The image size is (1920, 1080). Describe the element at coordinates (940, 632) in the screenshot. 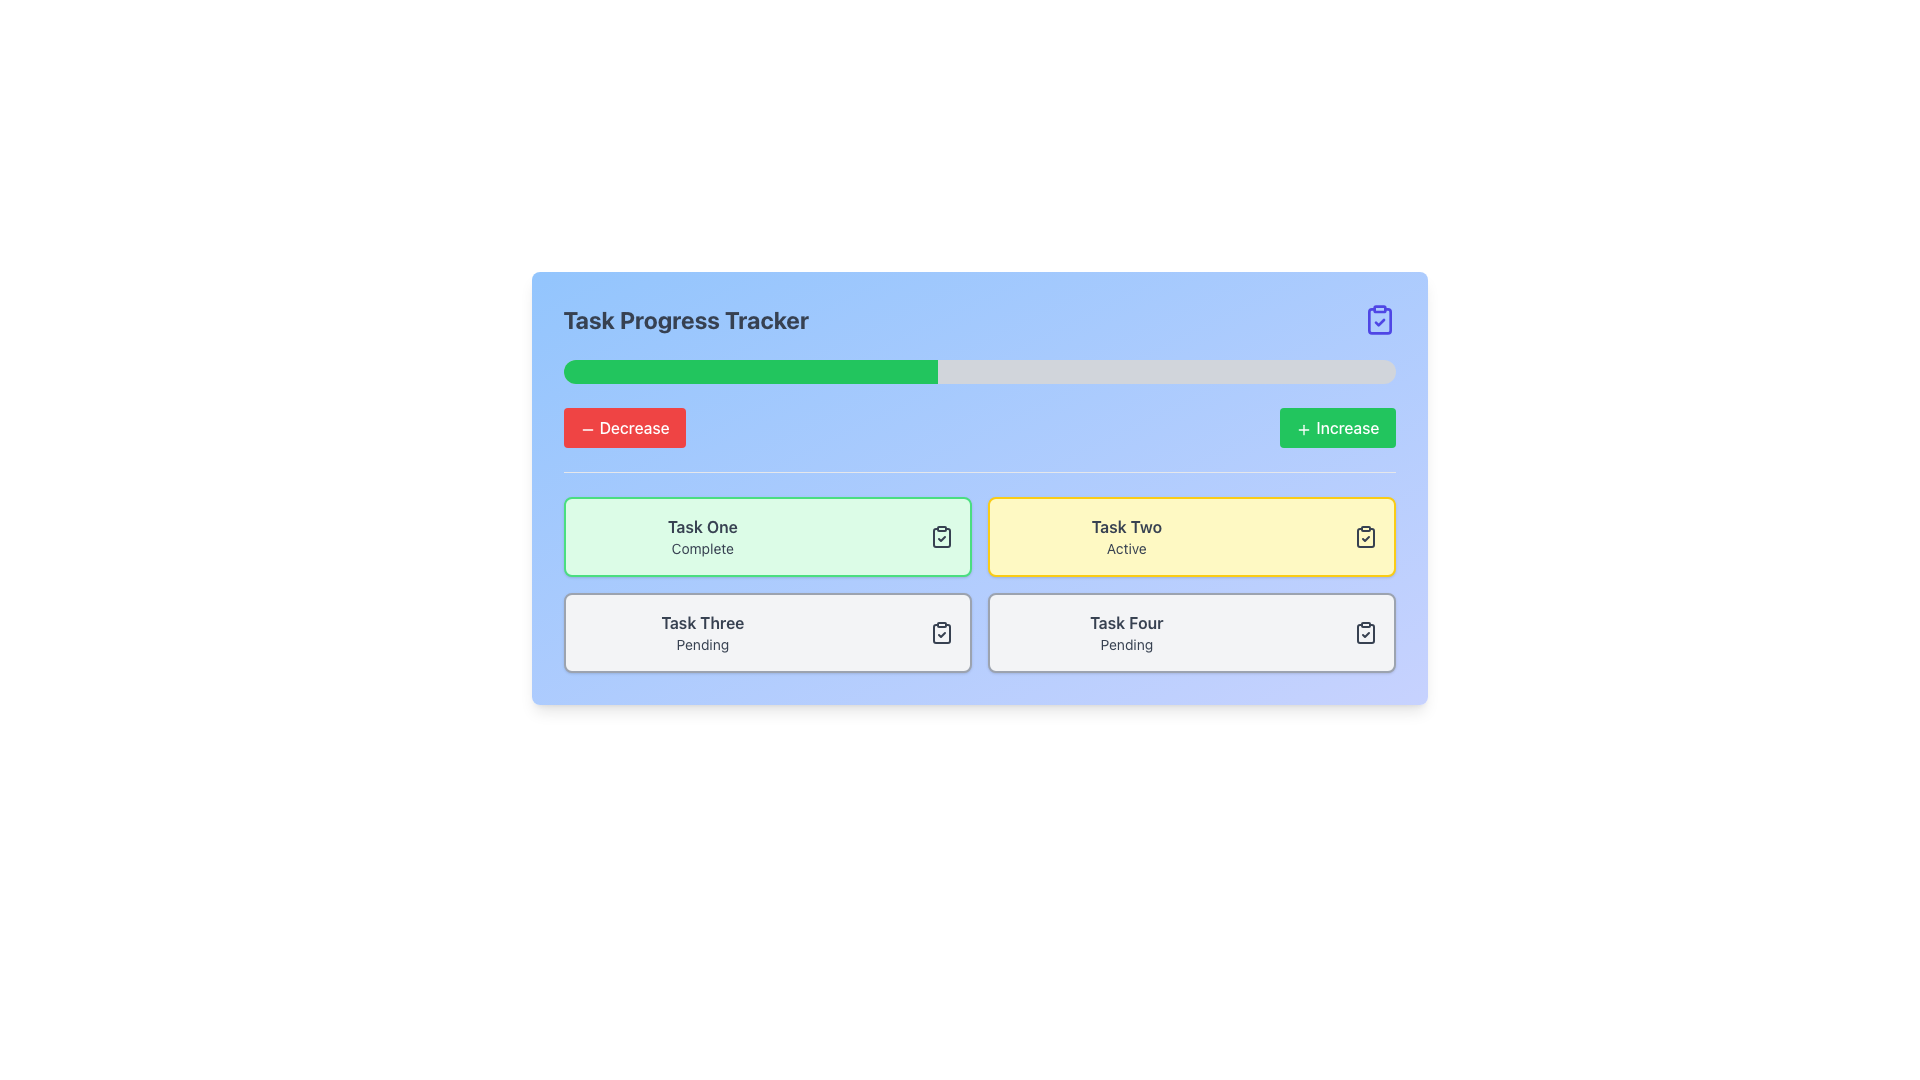

I see `the clipboard icon with a check mark that is gray in color, located at the end of the row for 'Task Three Pending'` at that location.